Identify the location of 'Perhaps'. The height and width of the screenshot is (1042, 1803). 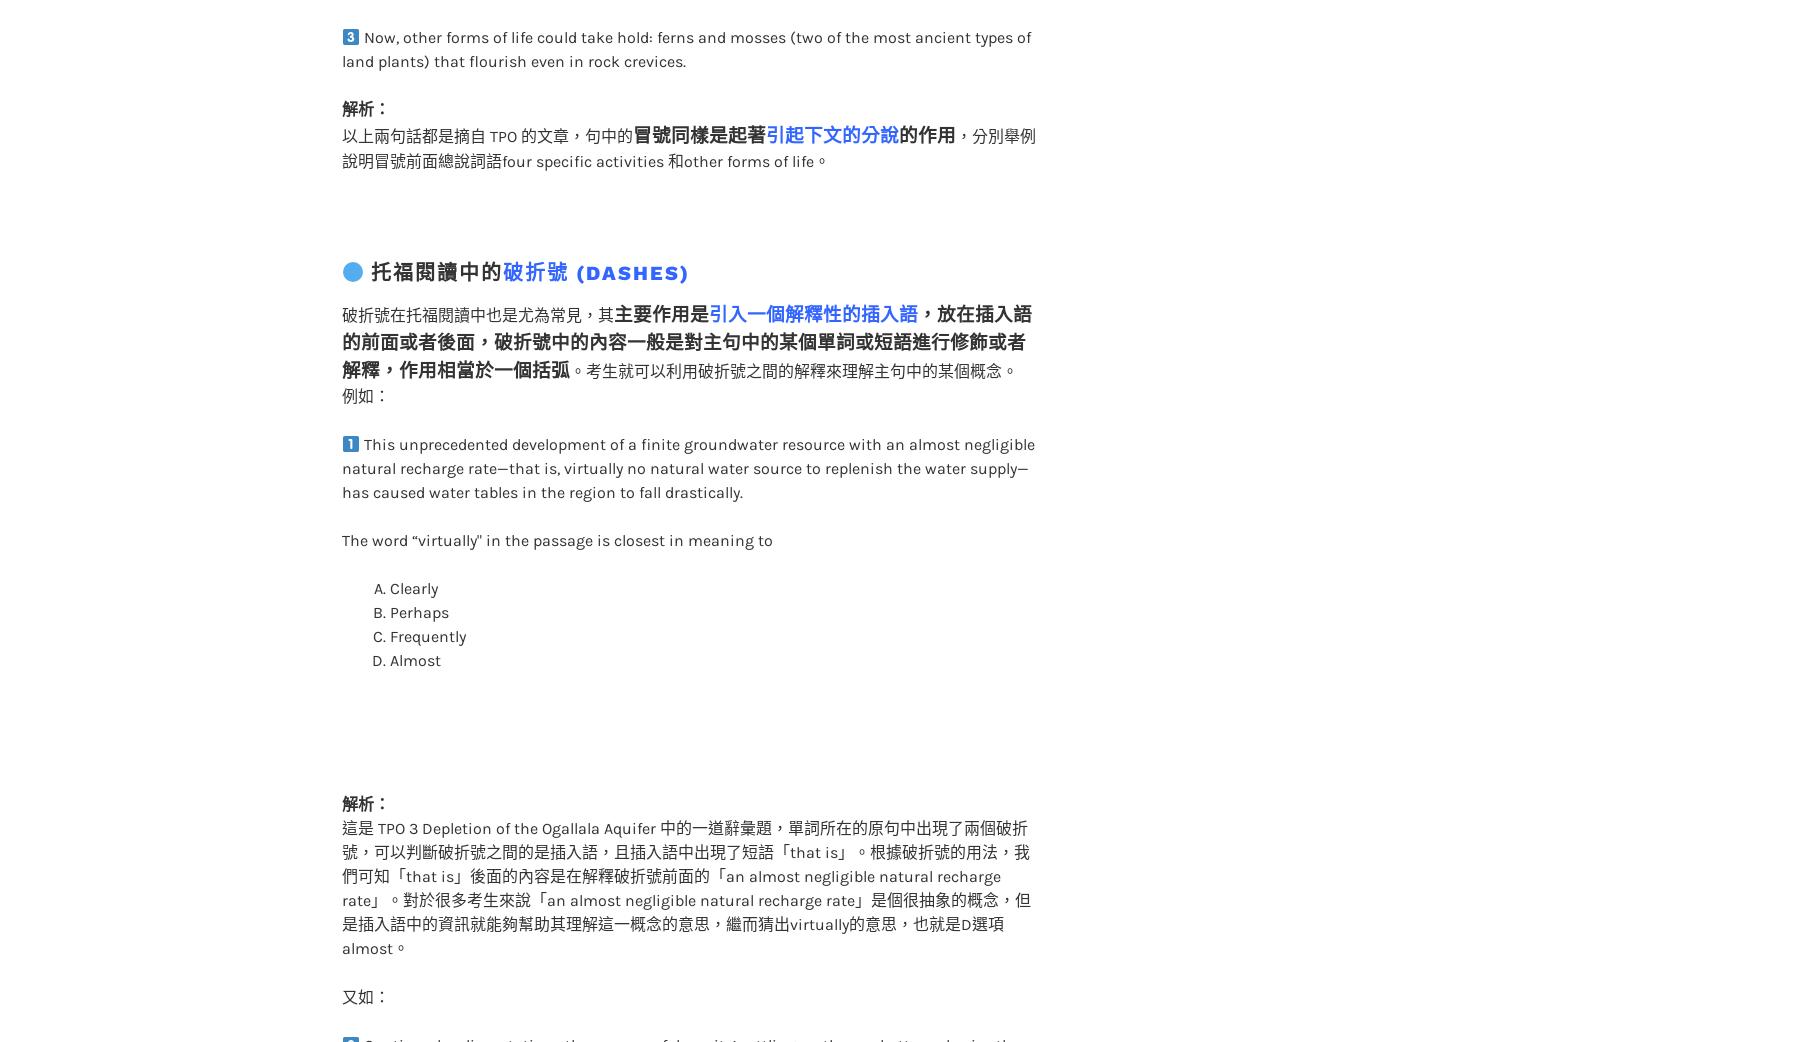
(418, 571).